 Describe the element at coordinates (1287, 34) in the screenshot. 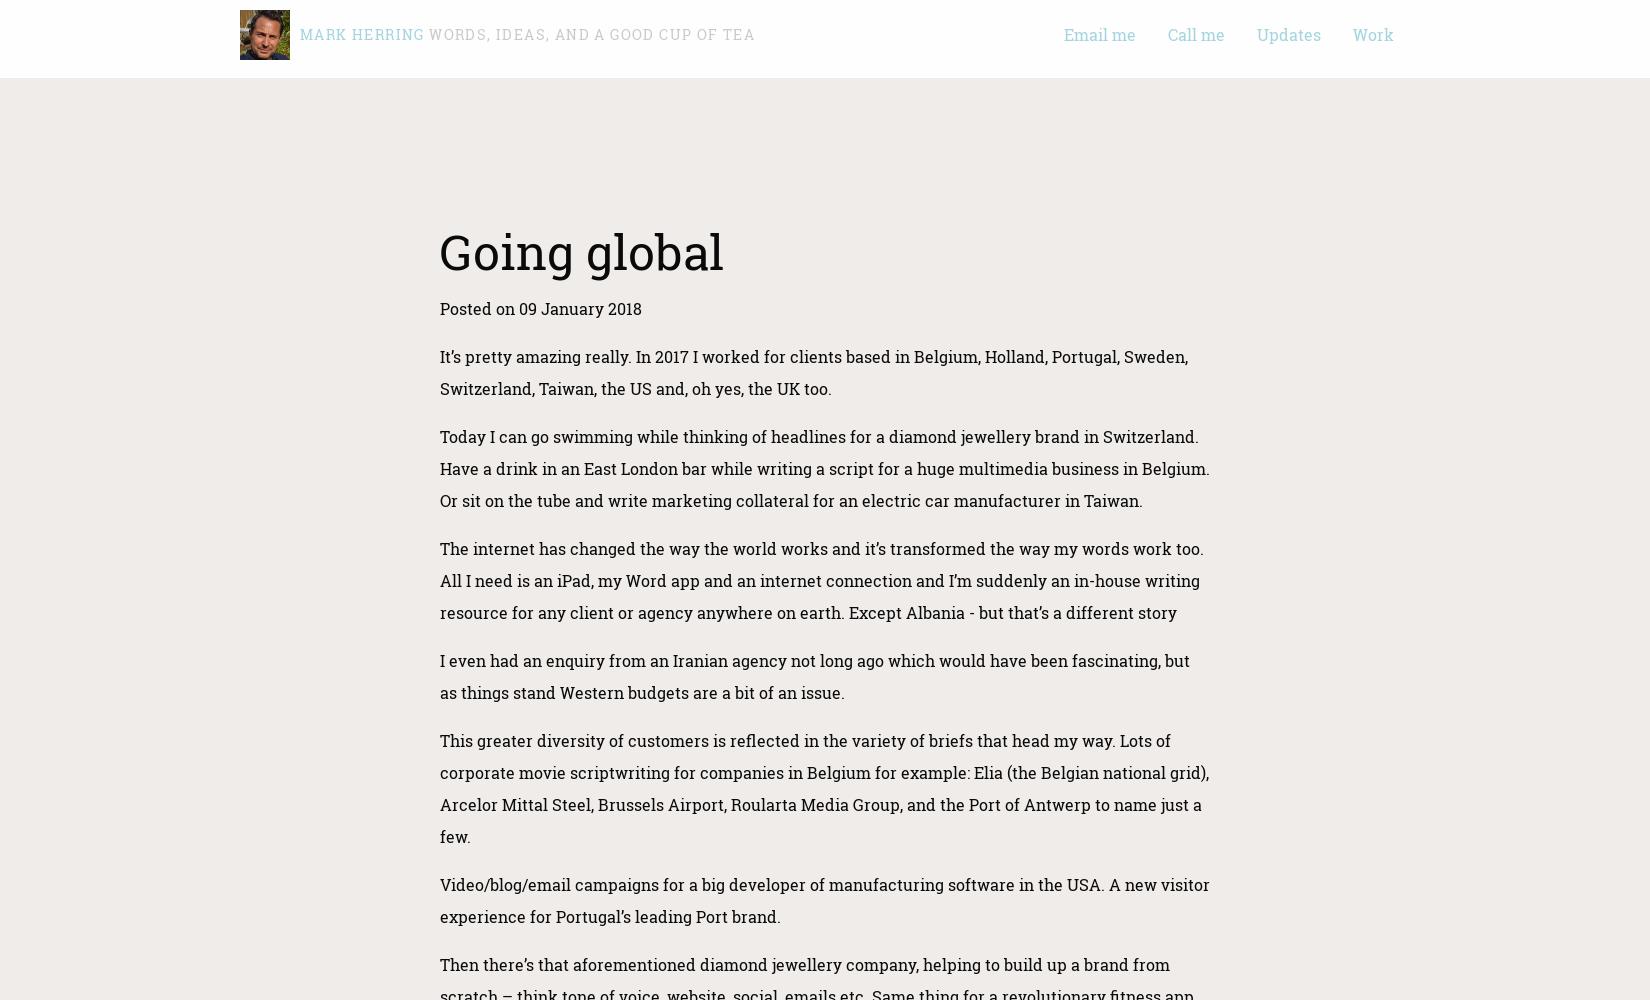

I see `'Updates'` at that location.